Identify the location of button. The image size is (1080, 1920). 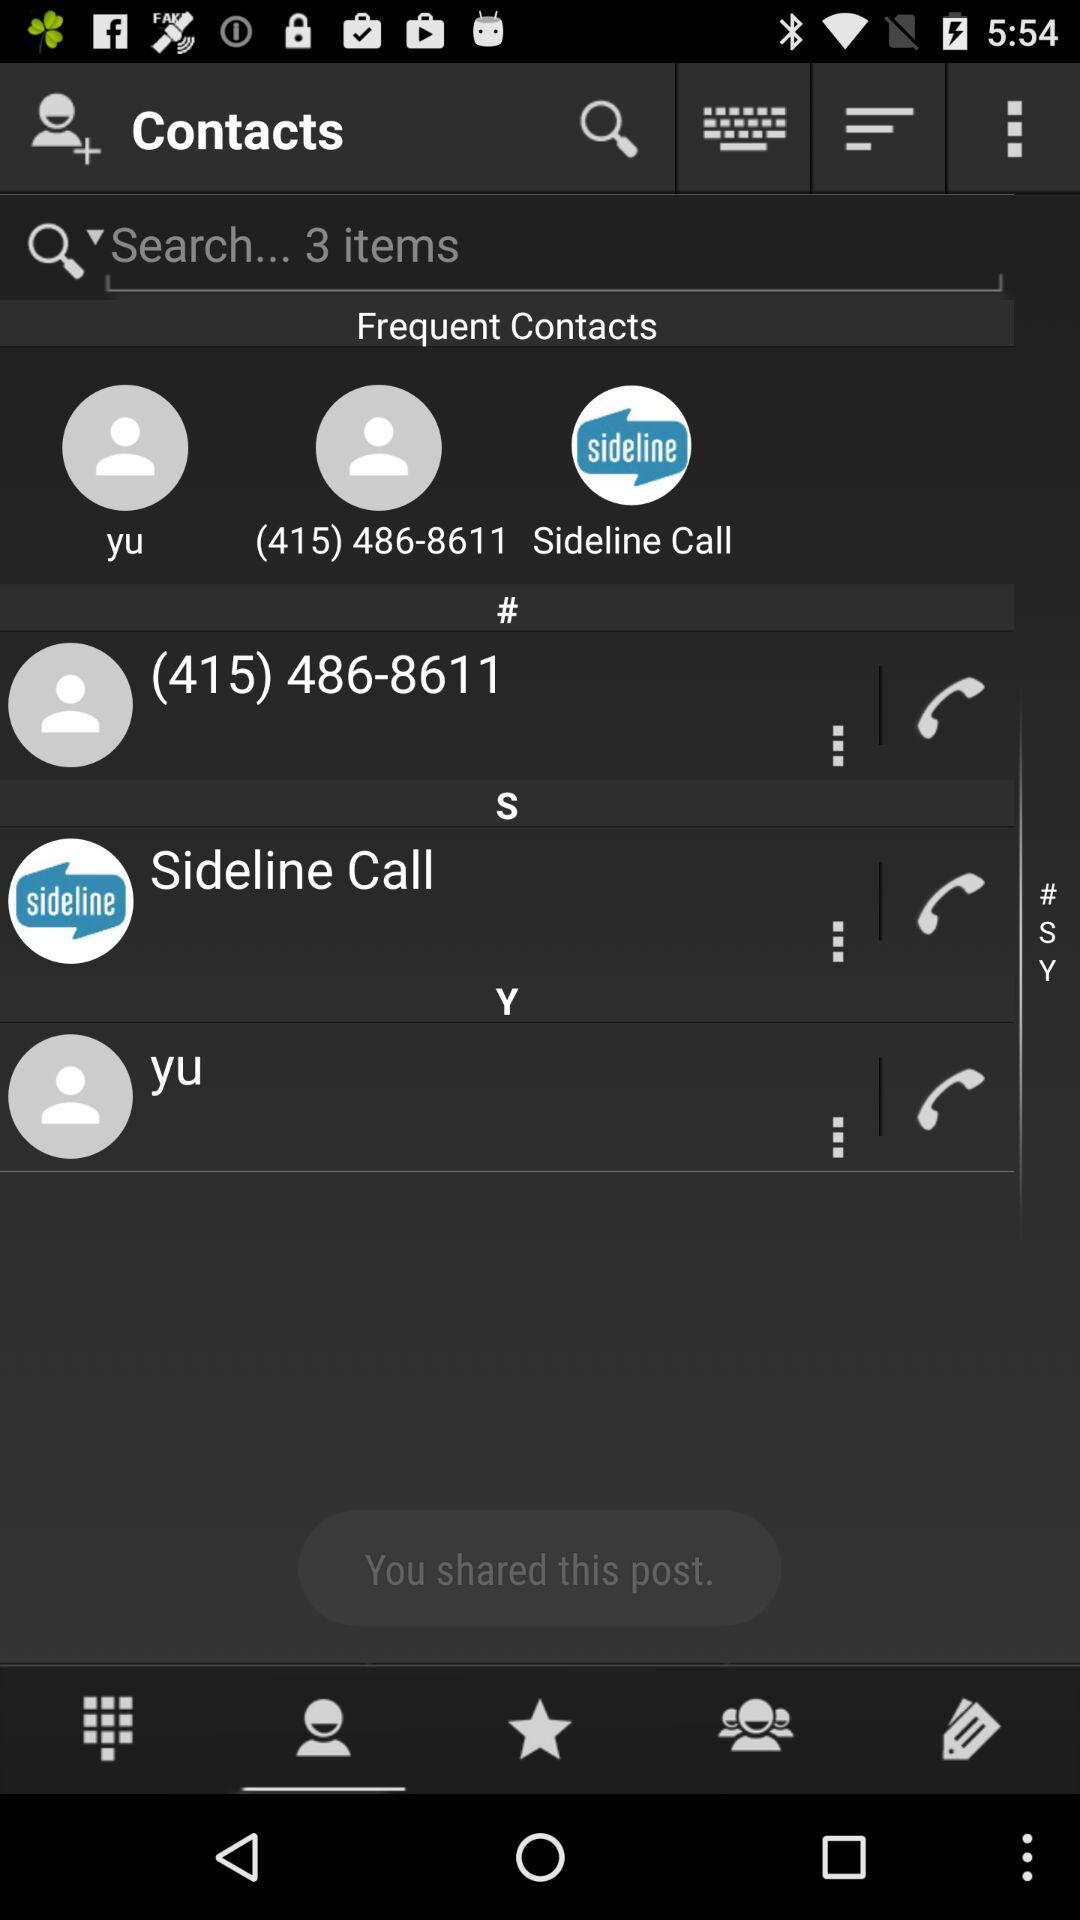
(878, 127).